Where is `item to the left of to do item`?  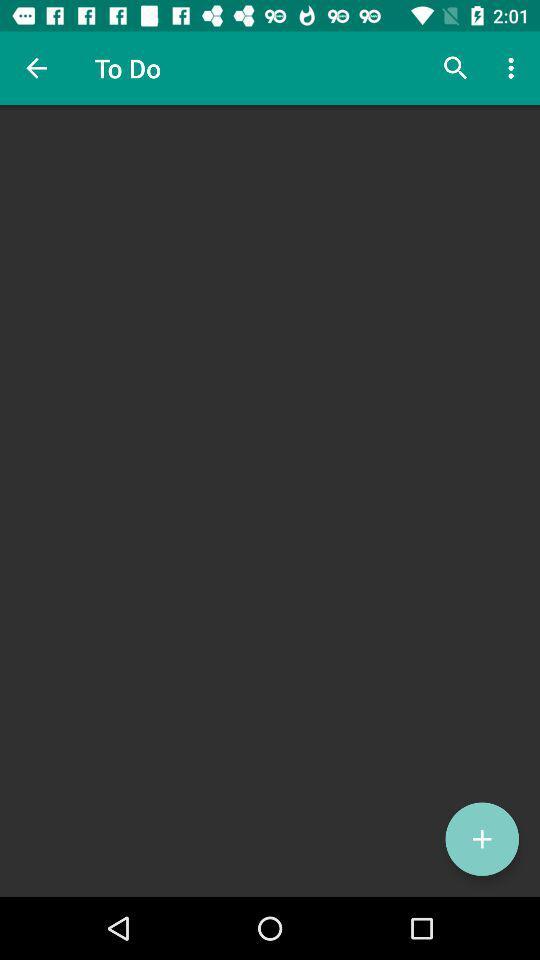 item to the left of to do item is located at coordinates (36, 68).